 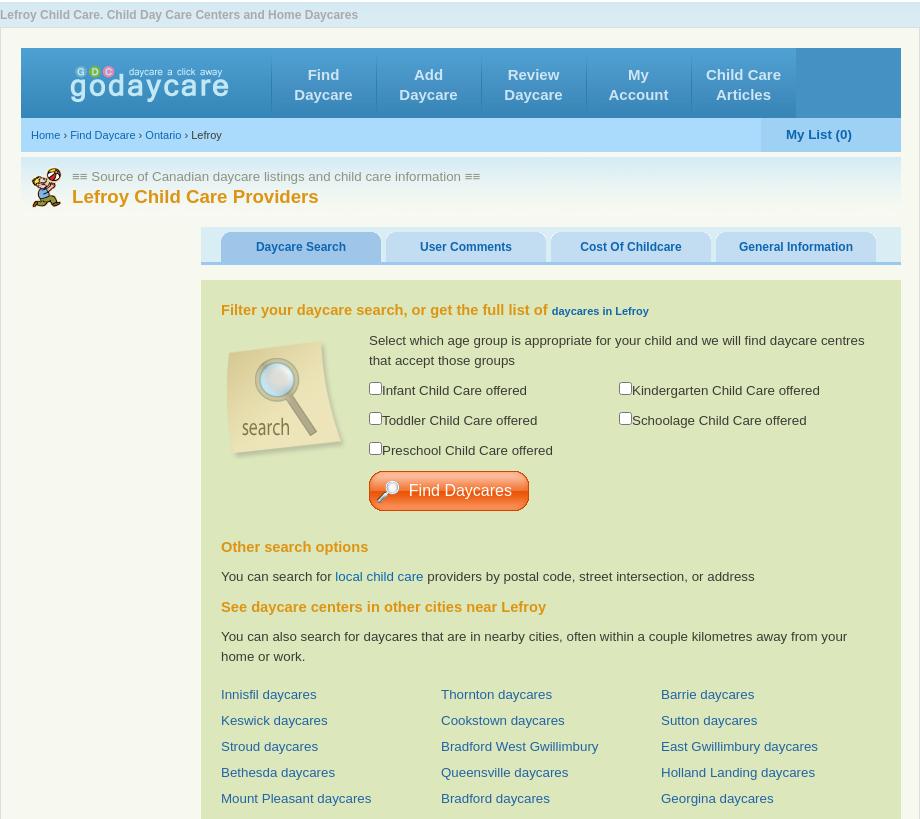 I want to click on 'My List (0)', so click(x=785, y=133).